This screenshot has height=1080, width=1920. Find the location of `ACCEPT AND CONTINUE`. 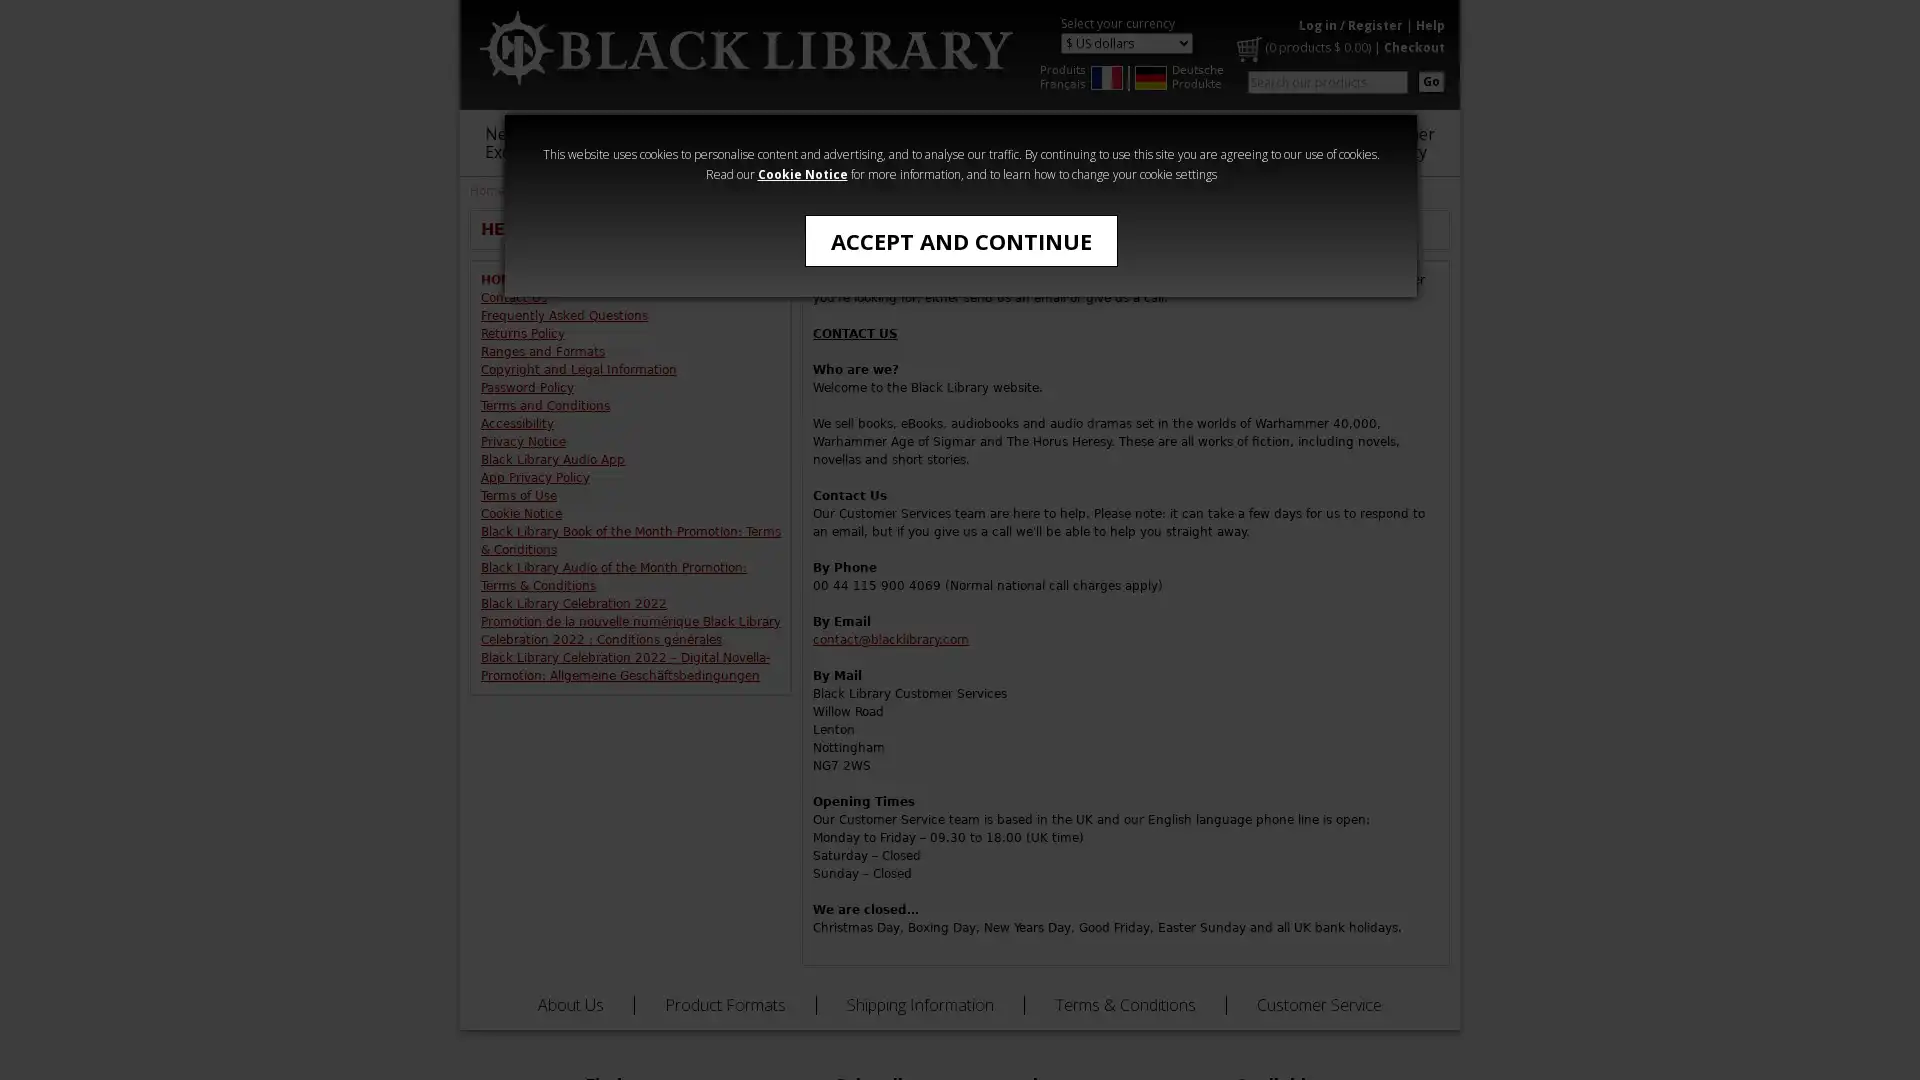

ACCEPT AND CONTINUE is located at coordinates (960, 239).